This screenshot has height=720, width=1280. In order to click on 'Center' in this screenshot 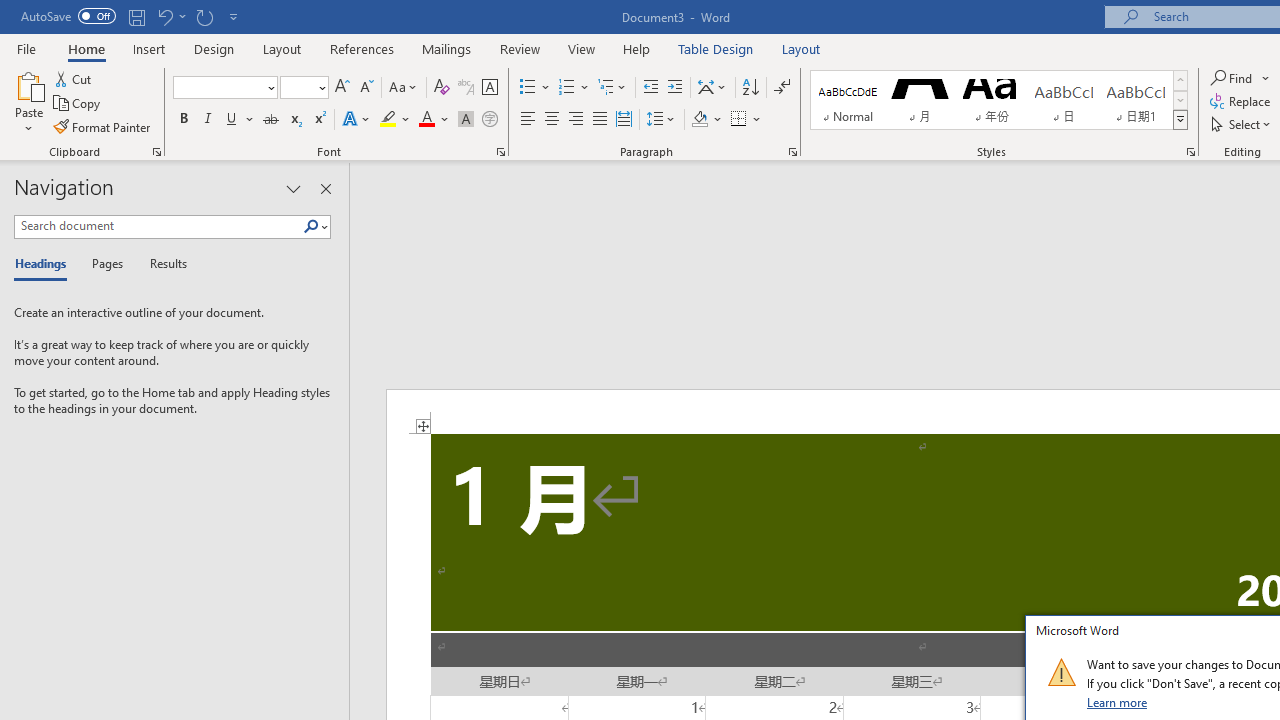, I will do `click(552, 119)`.